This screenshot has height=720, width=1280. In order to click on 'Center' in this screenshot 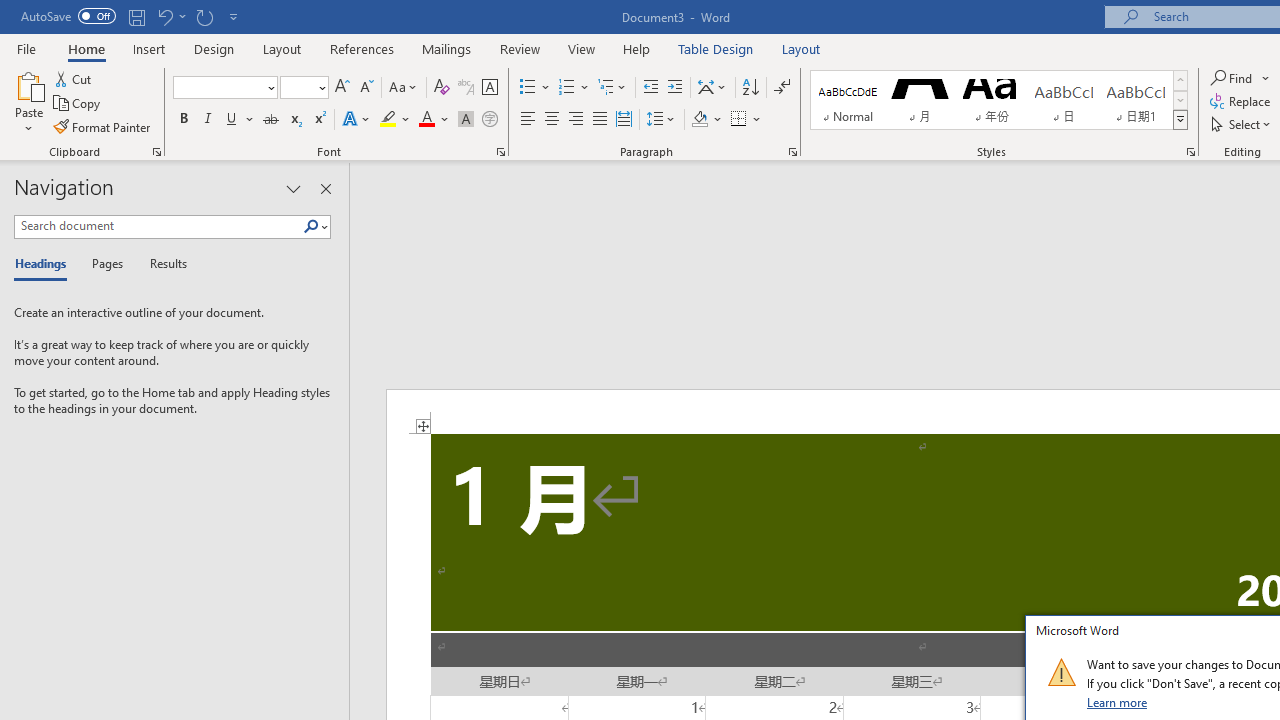, I will do `click(552, 119)`.